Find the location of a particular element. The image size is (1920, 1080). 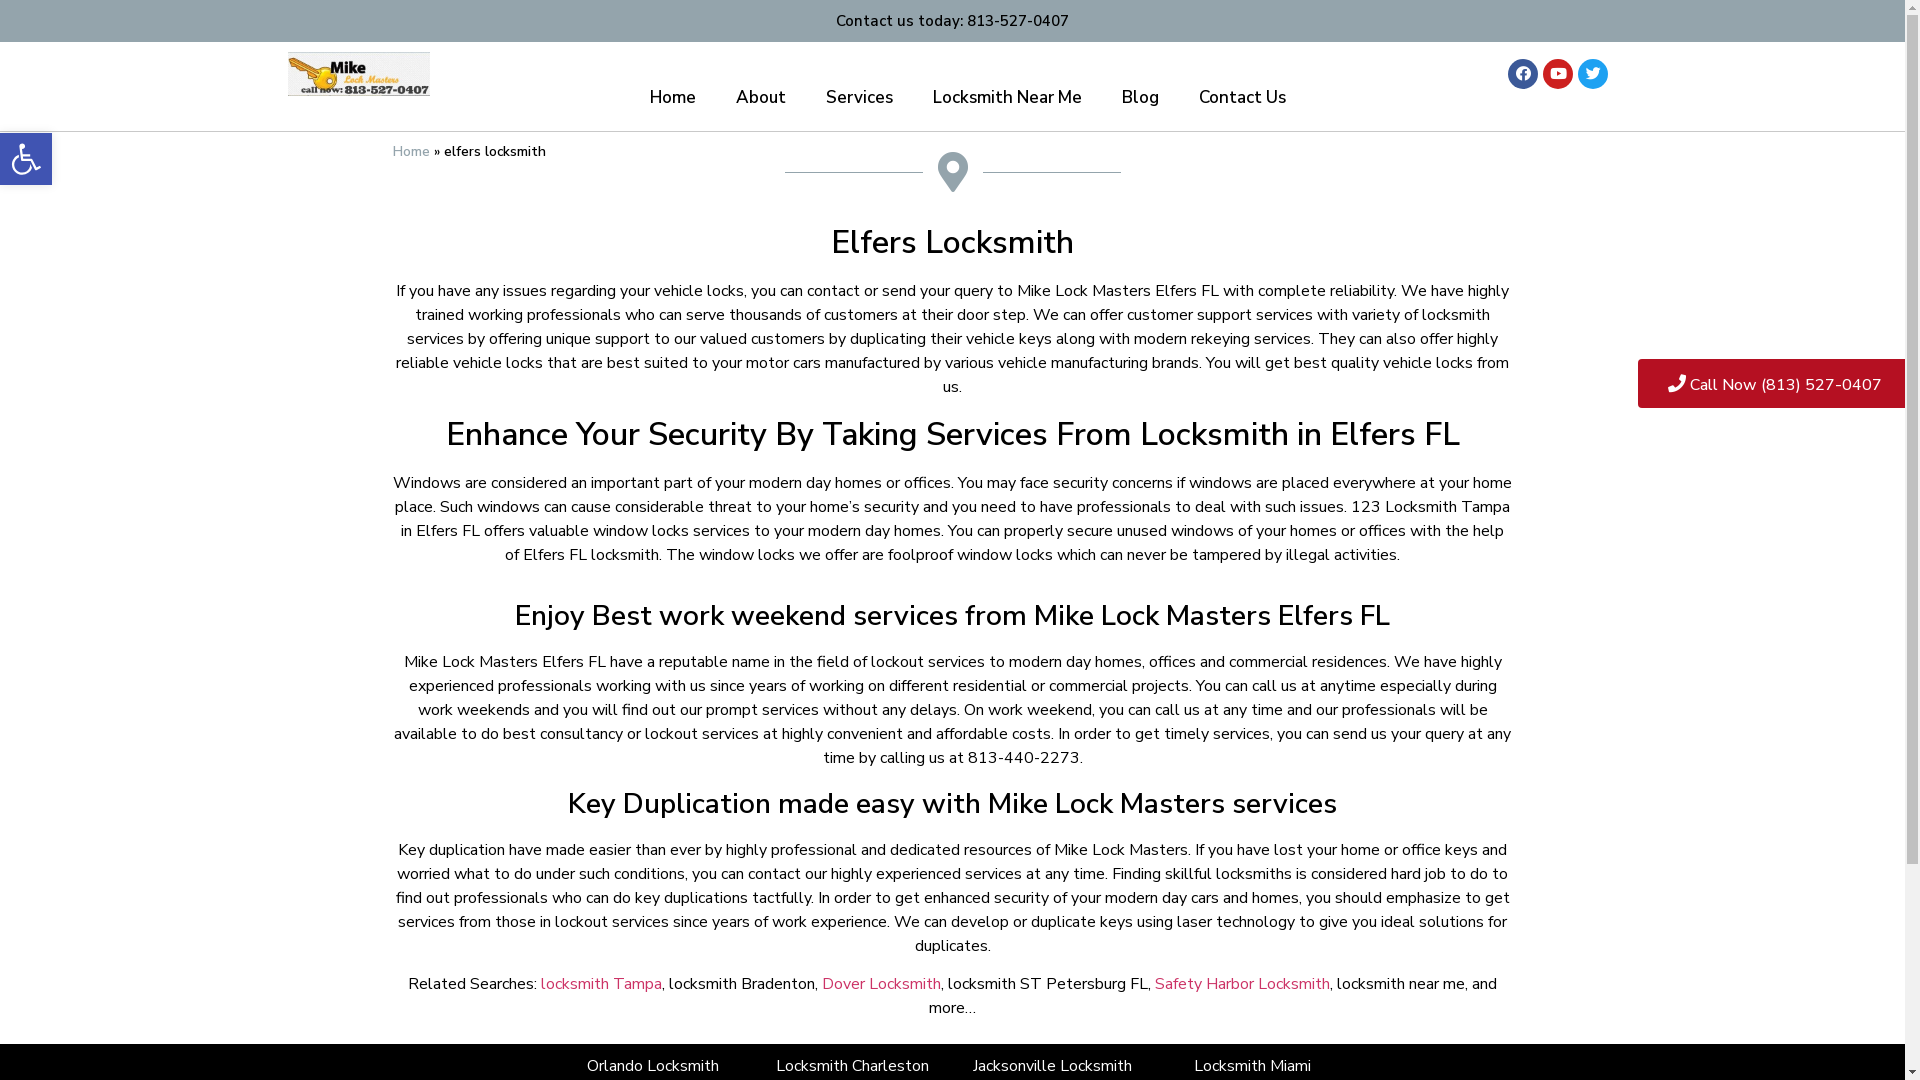

'Call Now (813) 527-0407' is located at coordinates (1637, 383).